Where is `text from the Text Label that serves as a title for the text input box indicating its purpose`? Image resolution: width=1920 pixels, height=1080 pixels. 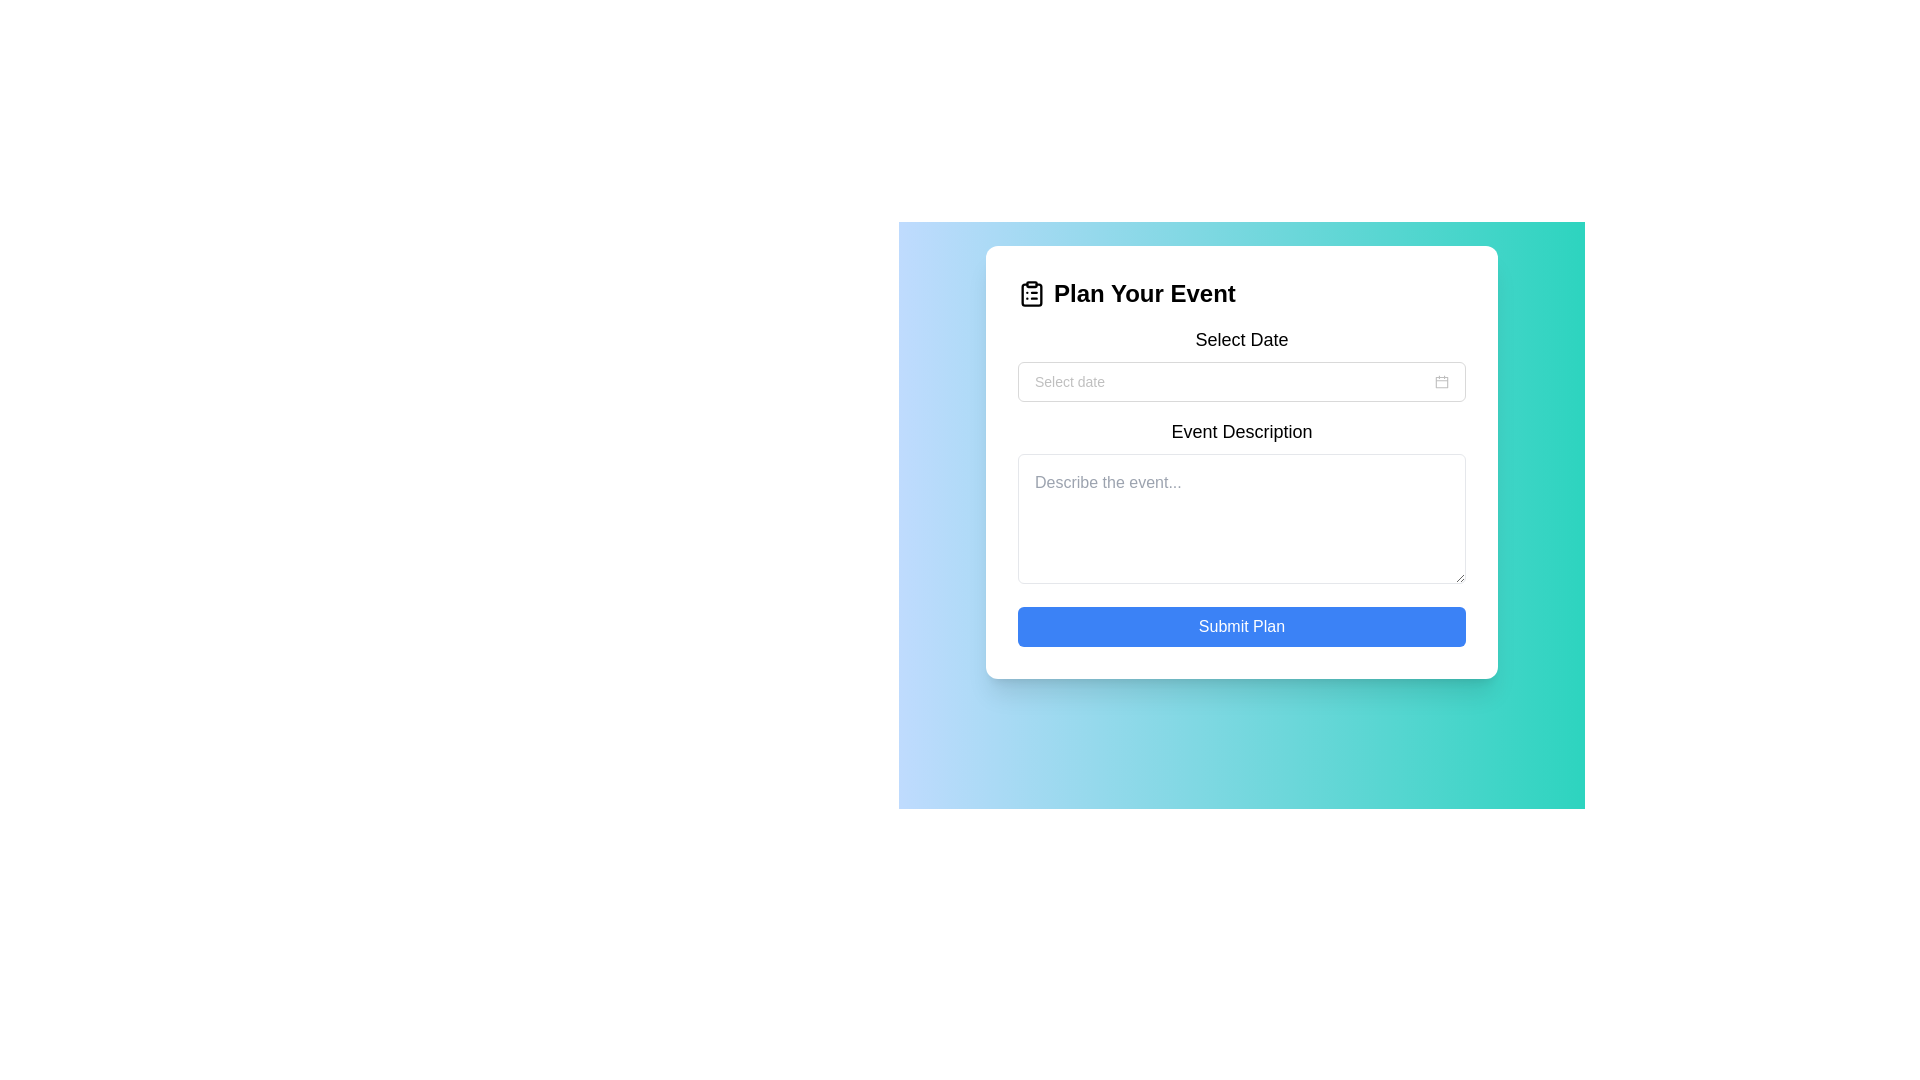 text from the Text Label that serves as a title for the text input box indicating its purpose is located at coordinates (1241, 431).